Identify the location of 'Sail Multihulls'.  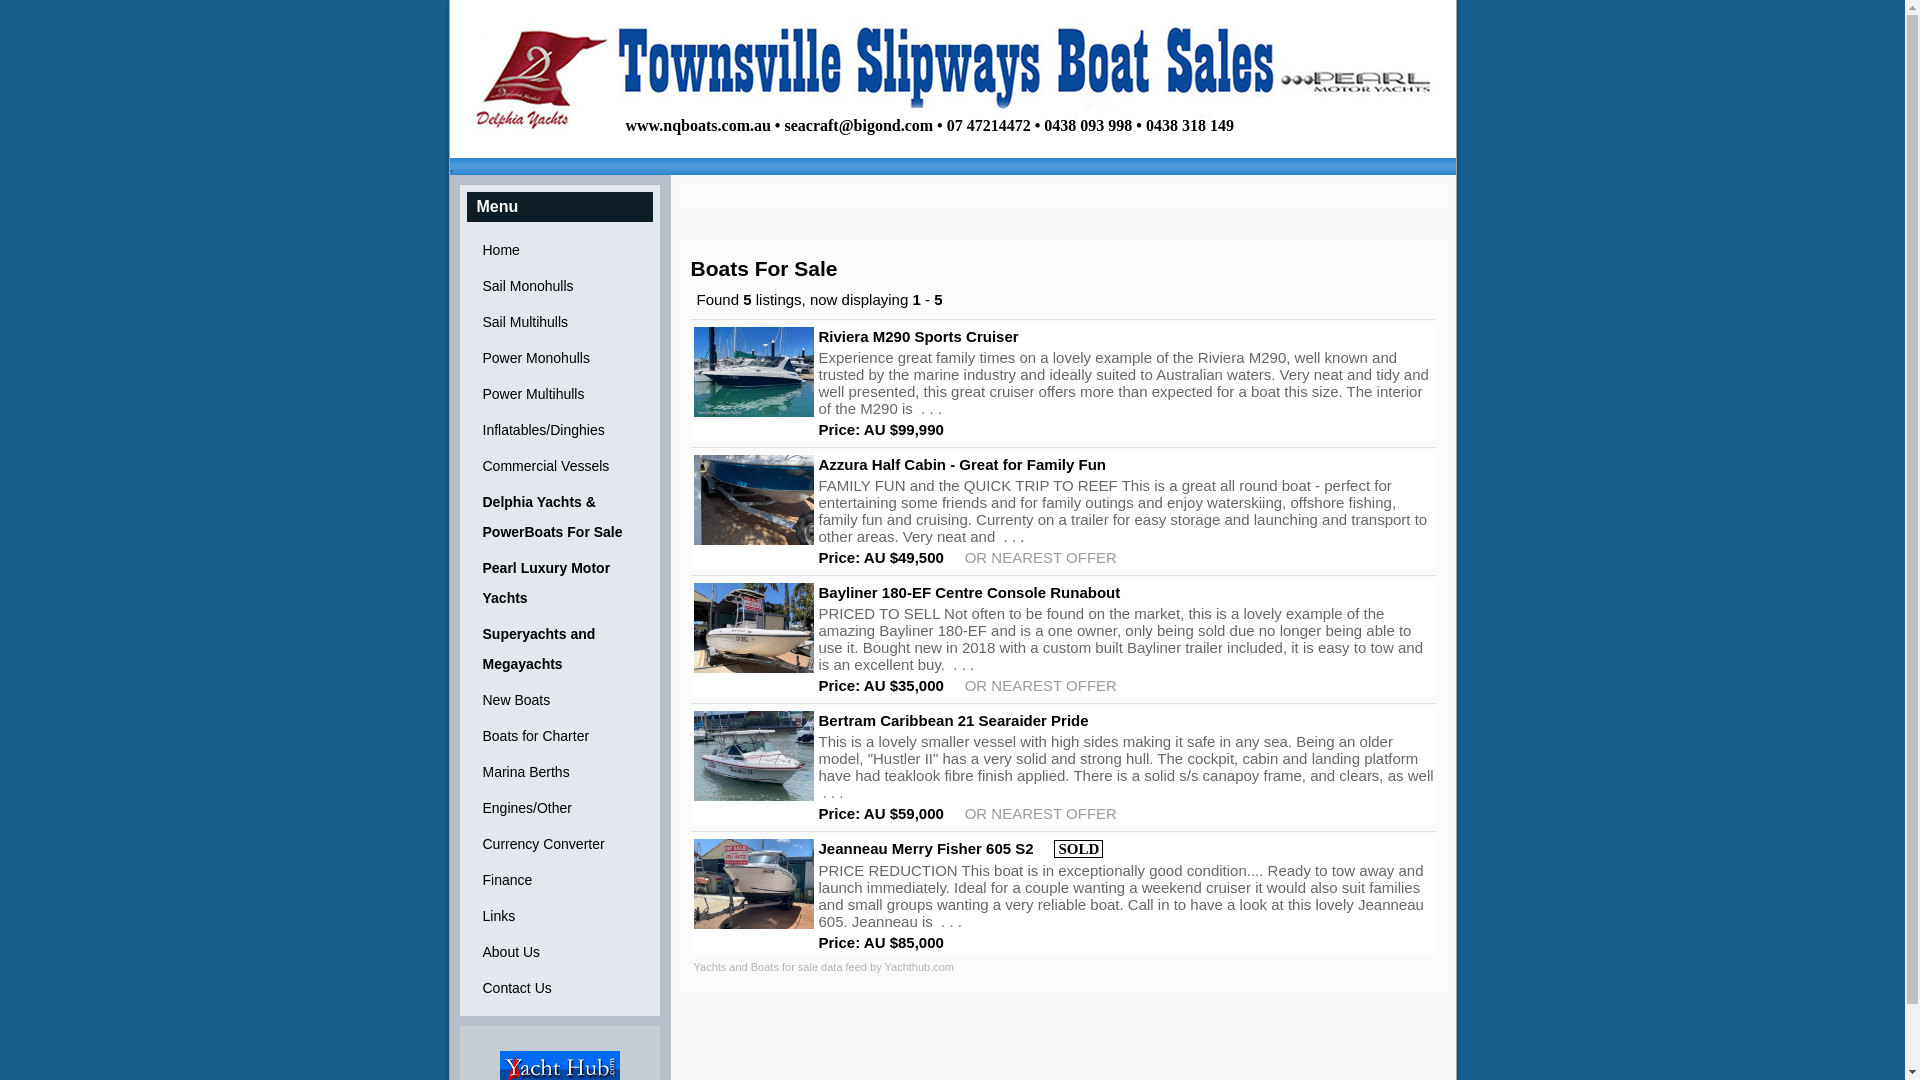
(560, 320).